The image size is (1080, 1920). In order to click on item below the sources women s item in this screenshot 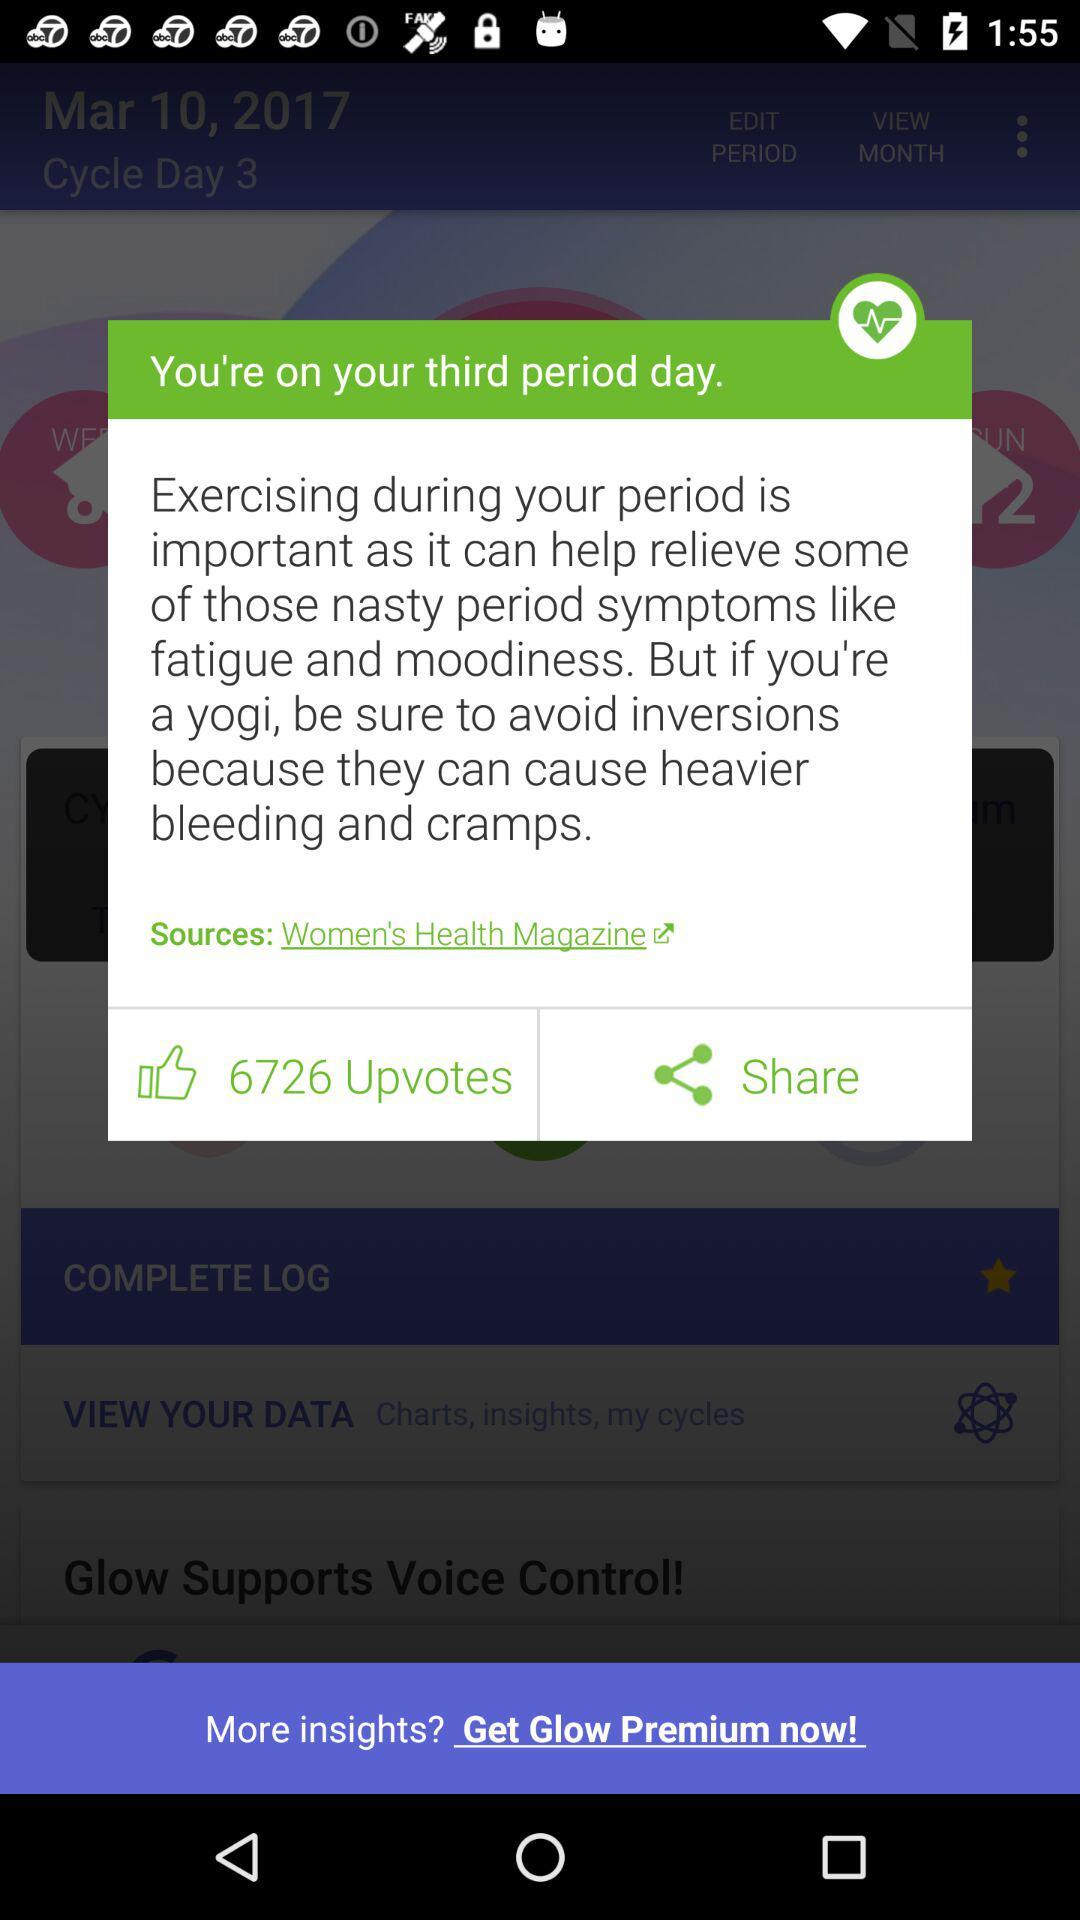, I will do `click(540, 1008)`.